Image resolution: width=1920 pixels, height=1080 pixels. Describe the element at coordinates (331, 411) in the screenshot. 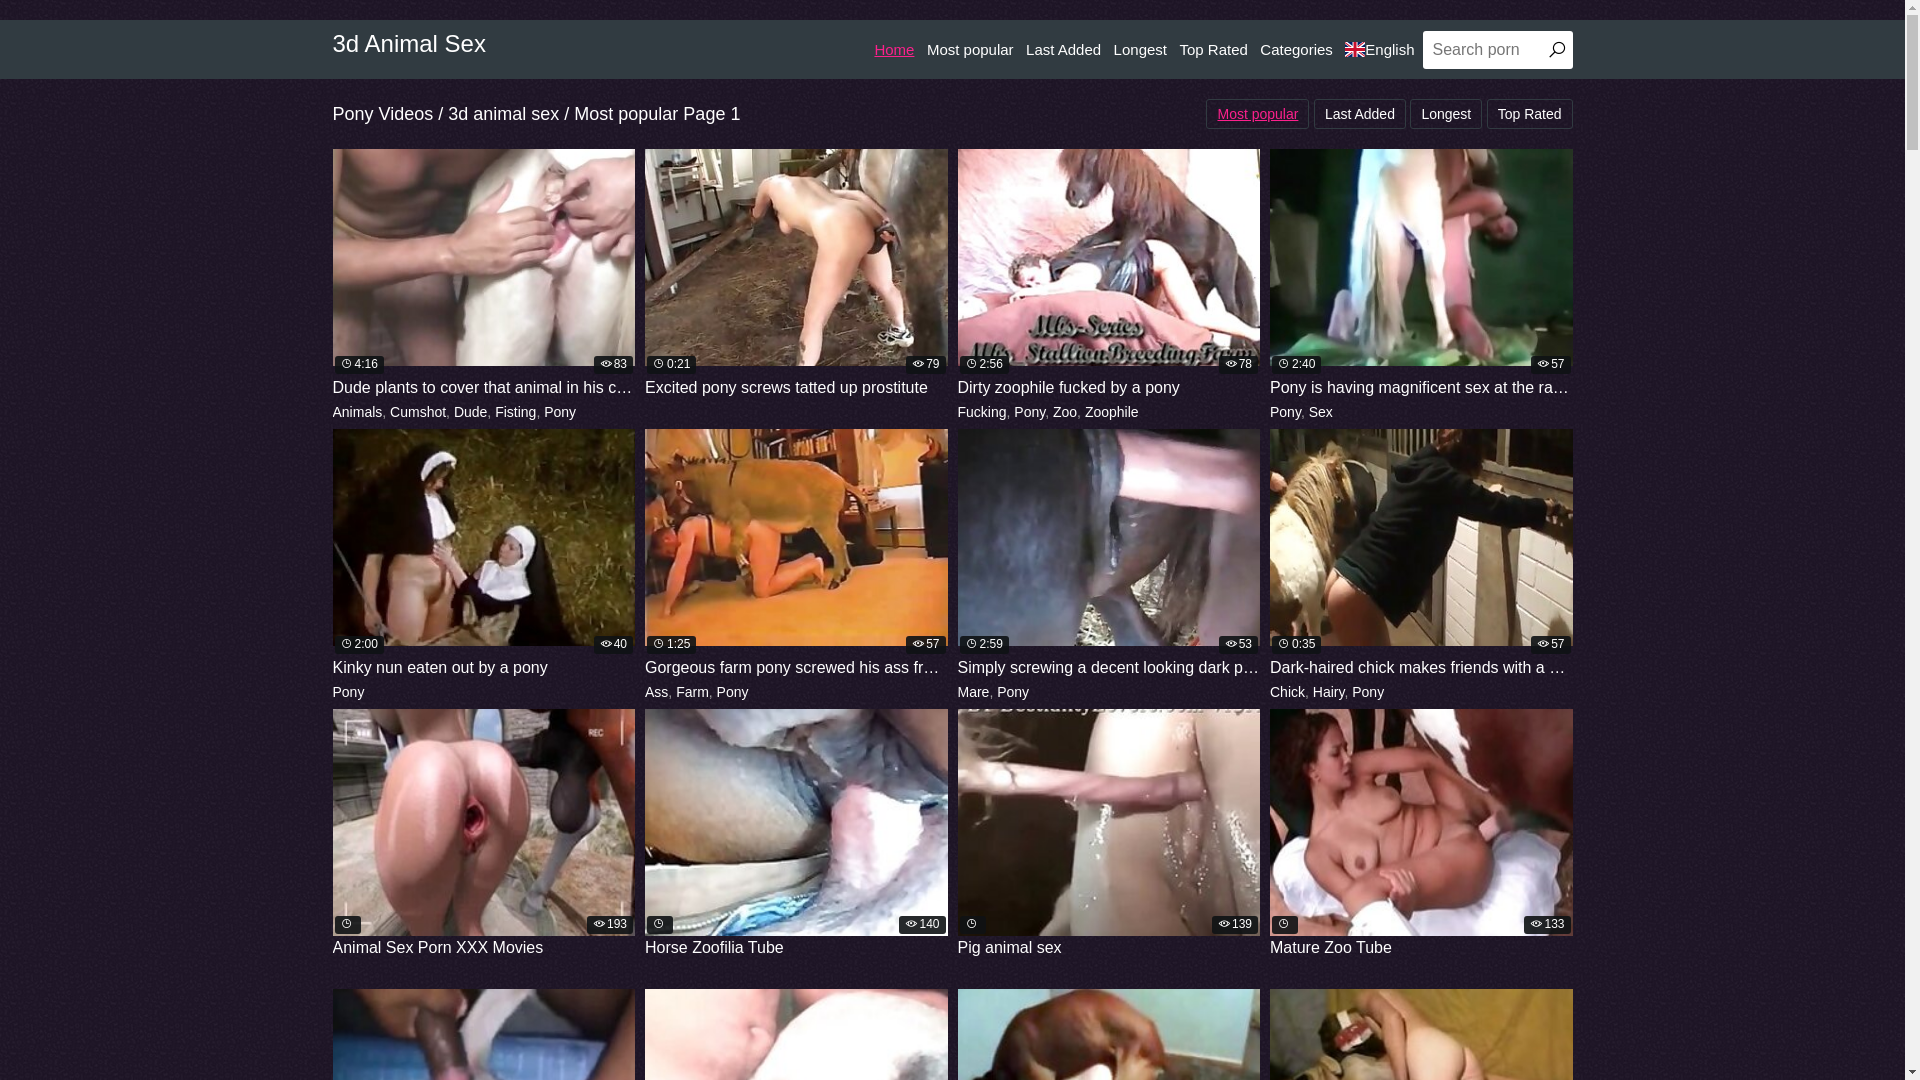

I see `'Animals'` at that location.